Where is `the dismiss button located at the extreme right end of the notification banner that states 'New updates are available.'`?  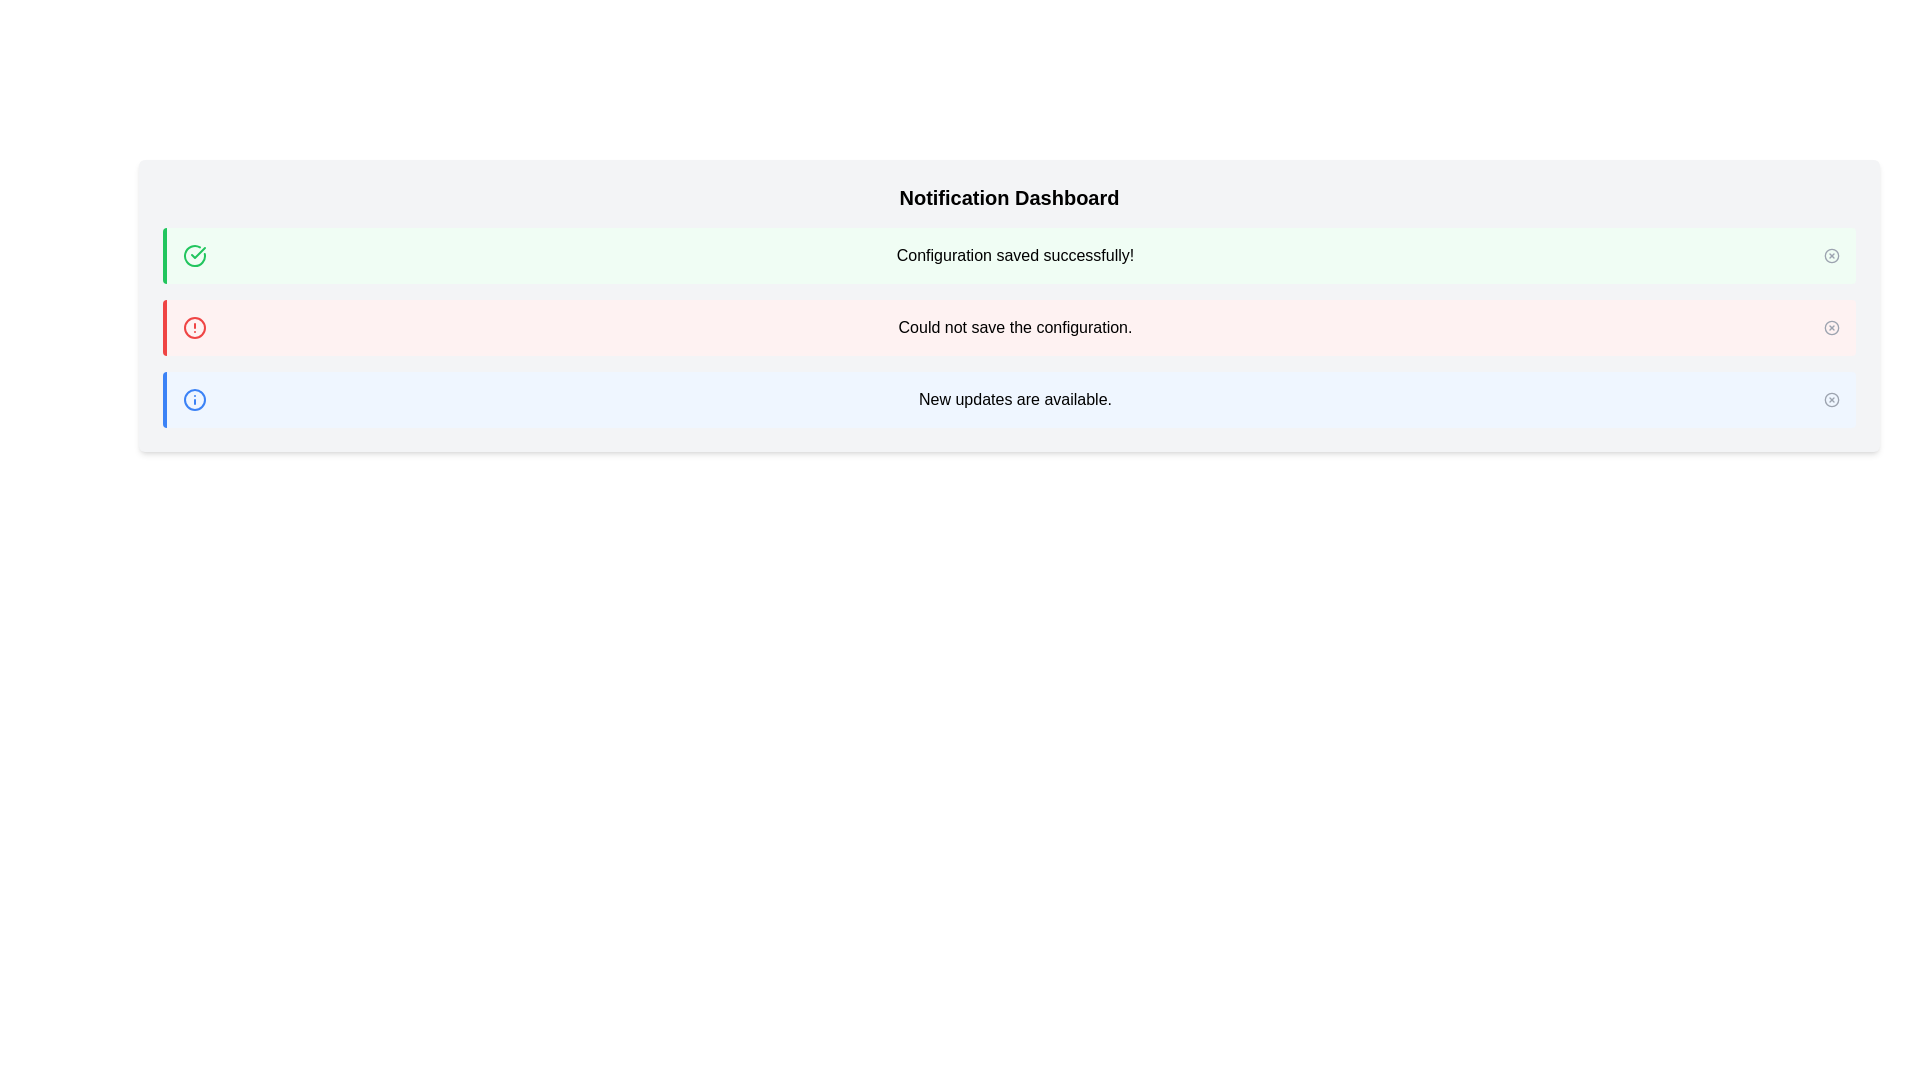 the dismiss button located at the extreme right end of the notification banner that states 'New updates are available.' is located at coordinates (1832, 400).